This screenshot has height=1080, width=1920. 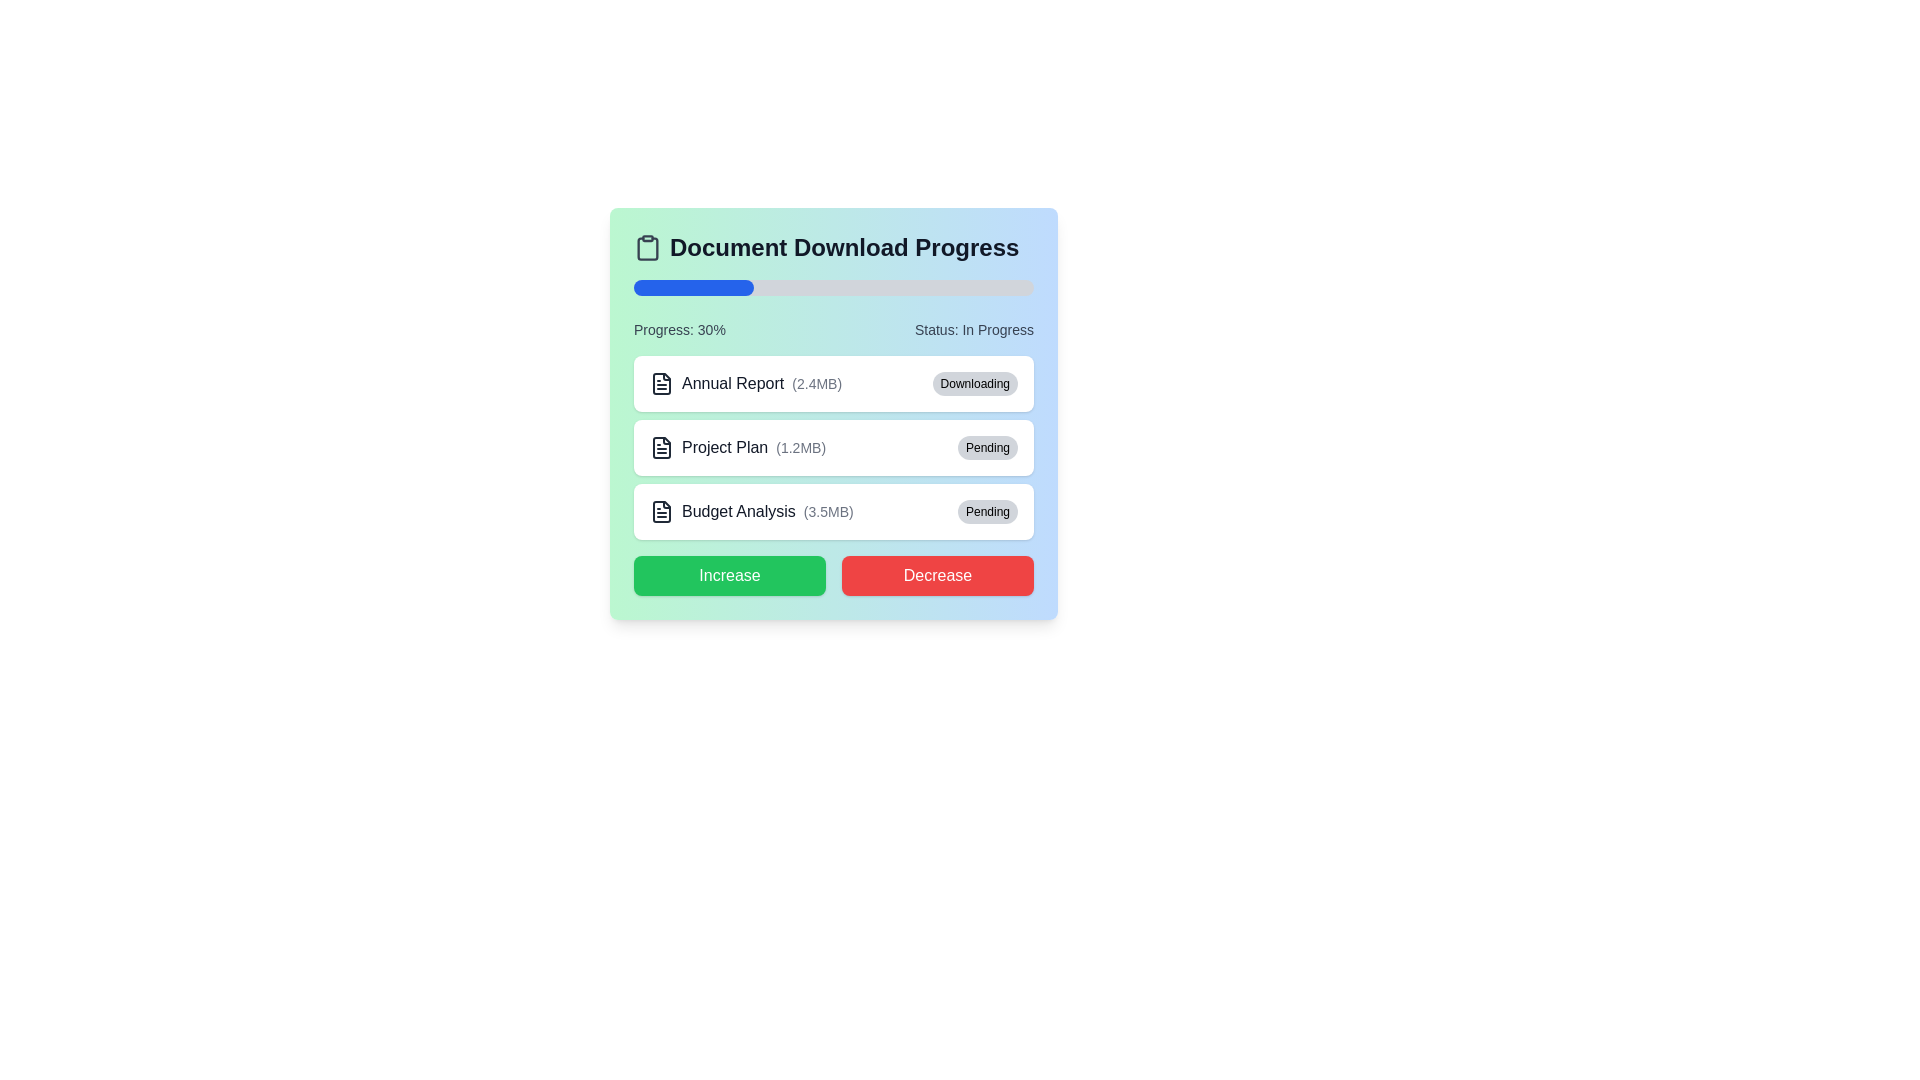 I want to click on the 'Project Plan' download panel, so click(x=834, y=446).